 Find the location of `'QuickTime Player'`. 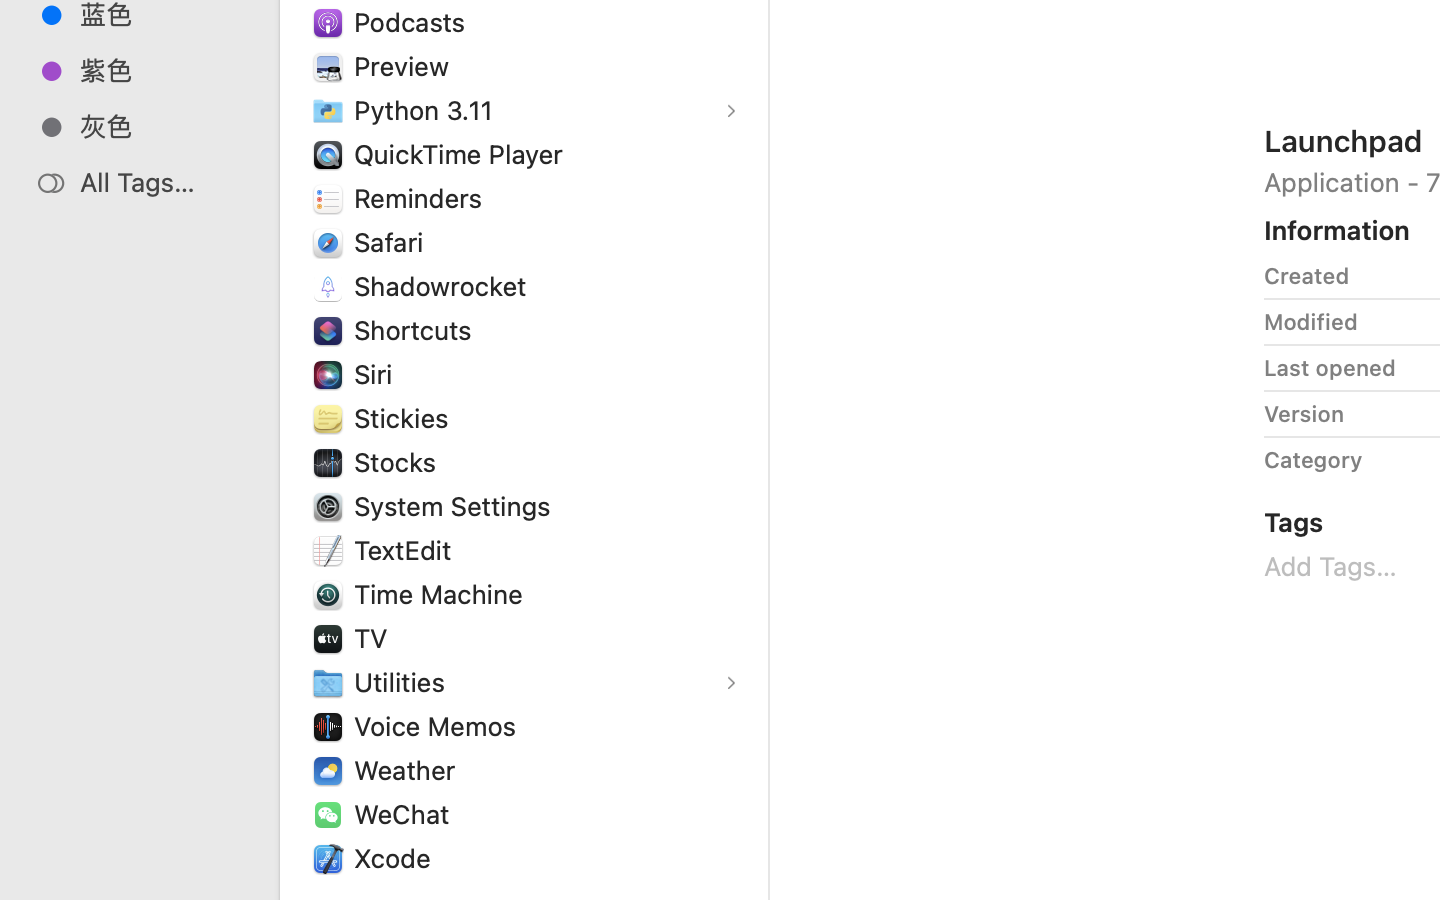

'QuickTime Player' is located at coordinates (462, 153).